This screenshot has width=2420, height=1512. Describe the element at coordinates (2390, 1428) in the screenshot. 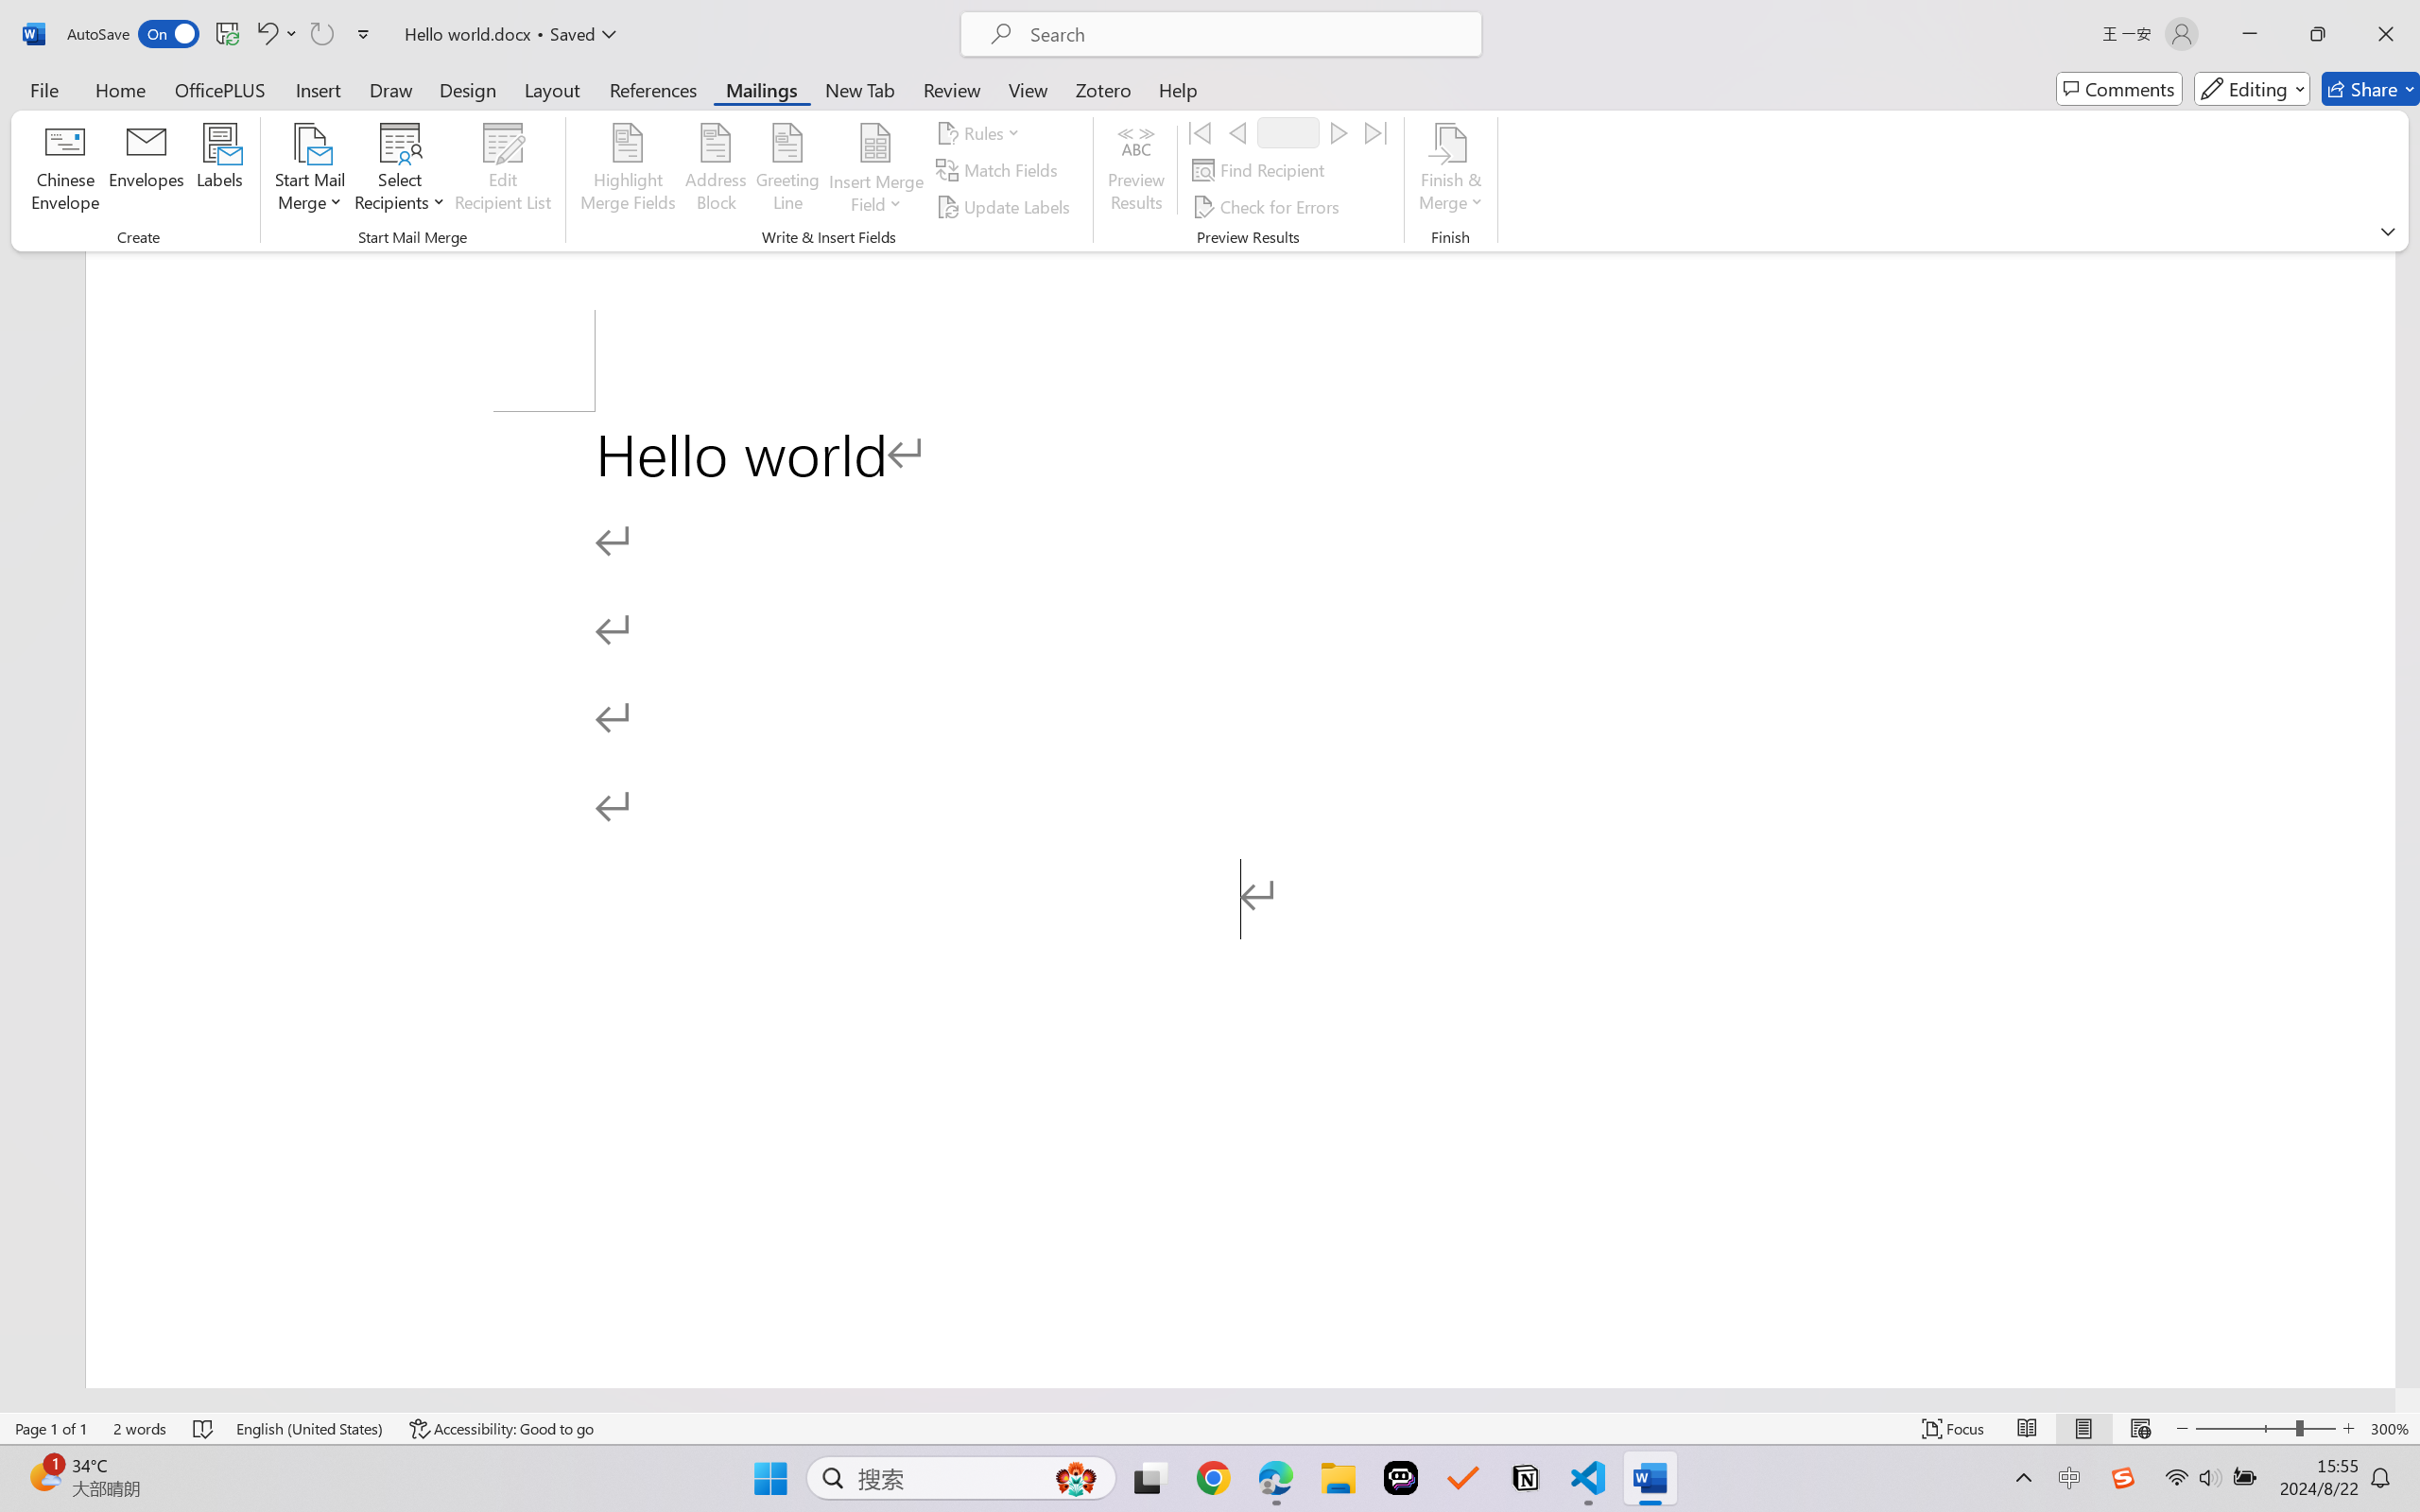

I see `'Zoom 300%'` at that location.